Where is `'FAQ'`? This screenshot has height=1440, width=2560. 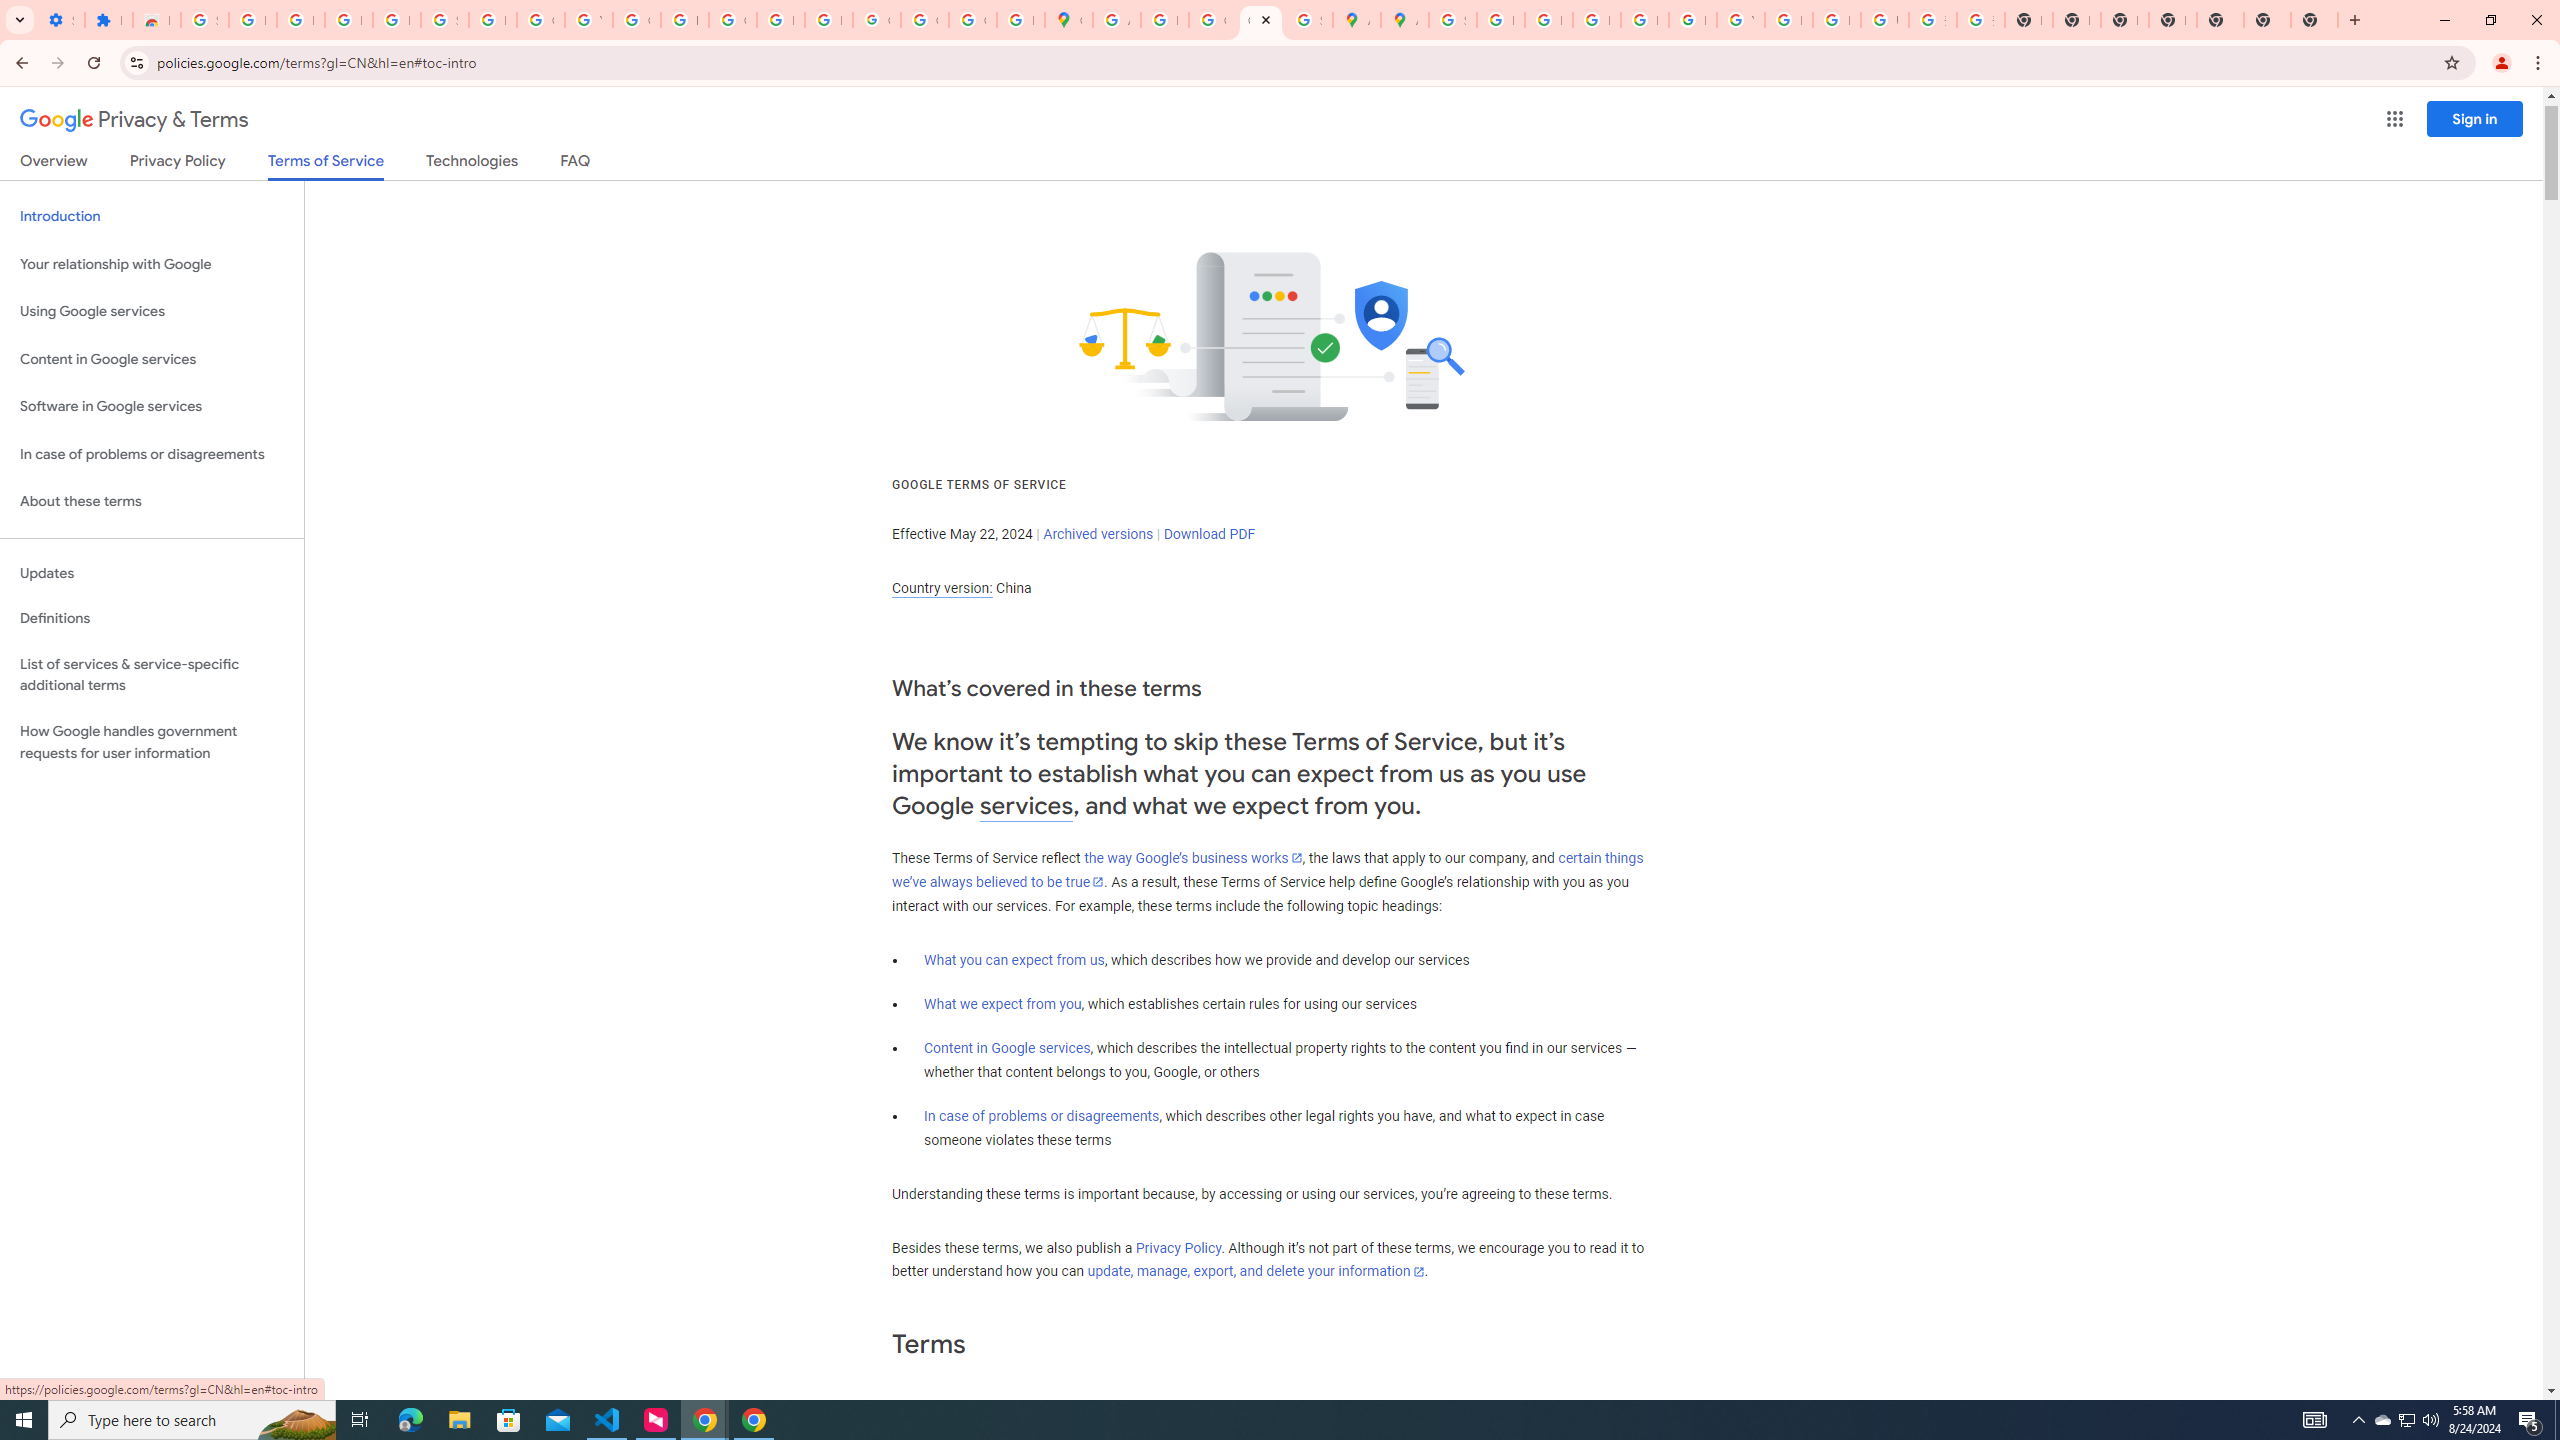 'FAQ' is located at coordinates (575, 164).